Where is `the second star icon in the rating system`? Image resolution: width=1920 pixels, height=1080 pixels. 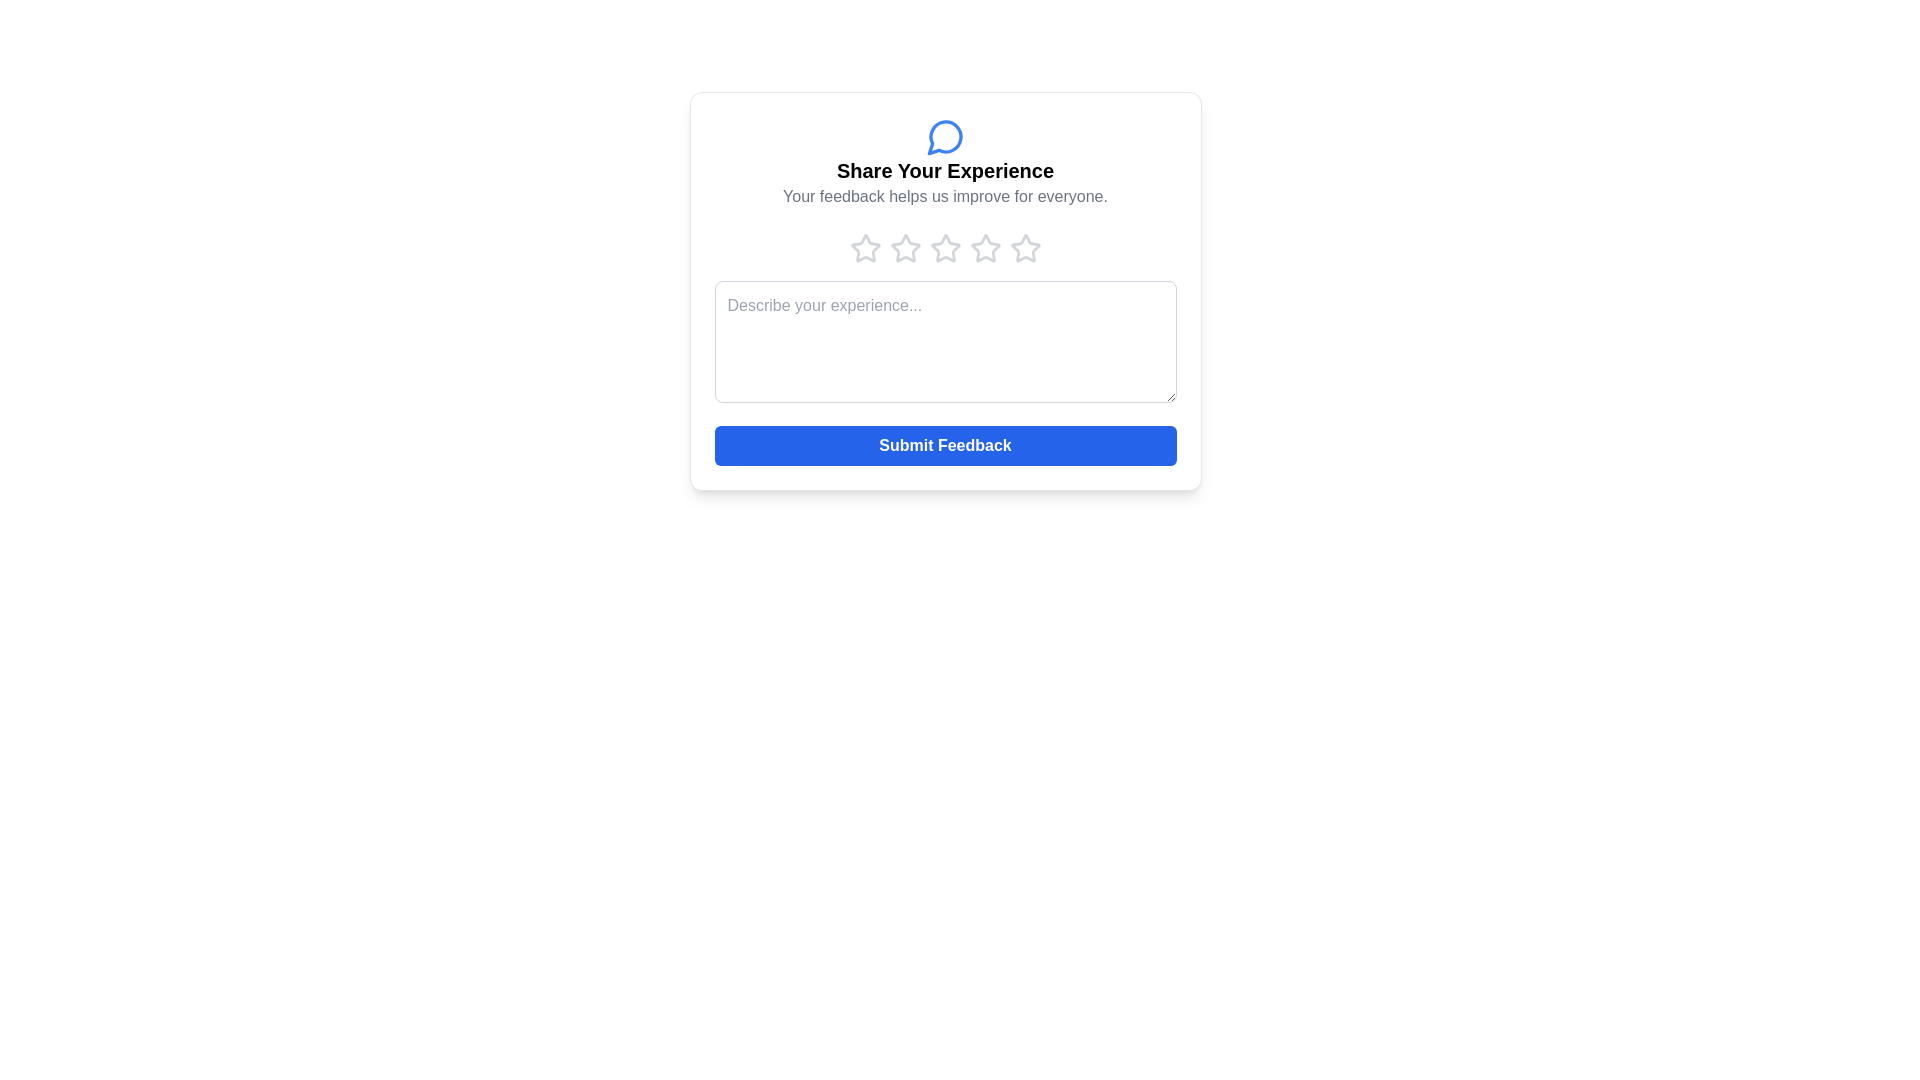 the second star icon in the rating system is located at coordinates (904, 247).